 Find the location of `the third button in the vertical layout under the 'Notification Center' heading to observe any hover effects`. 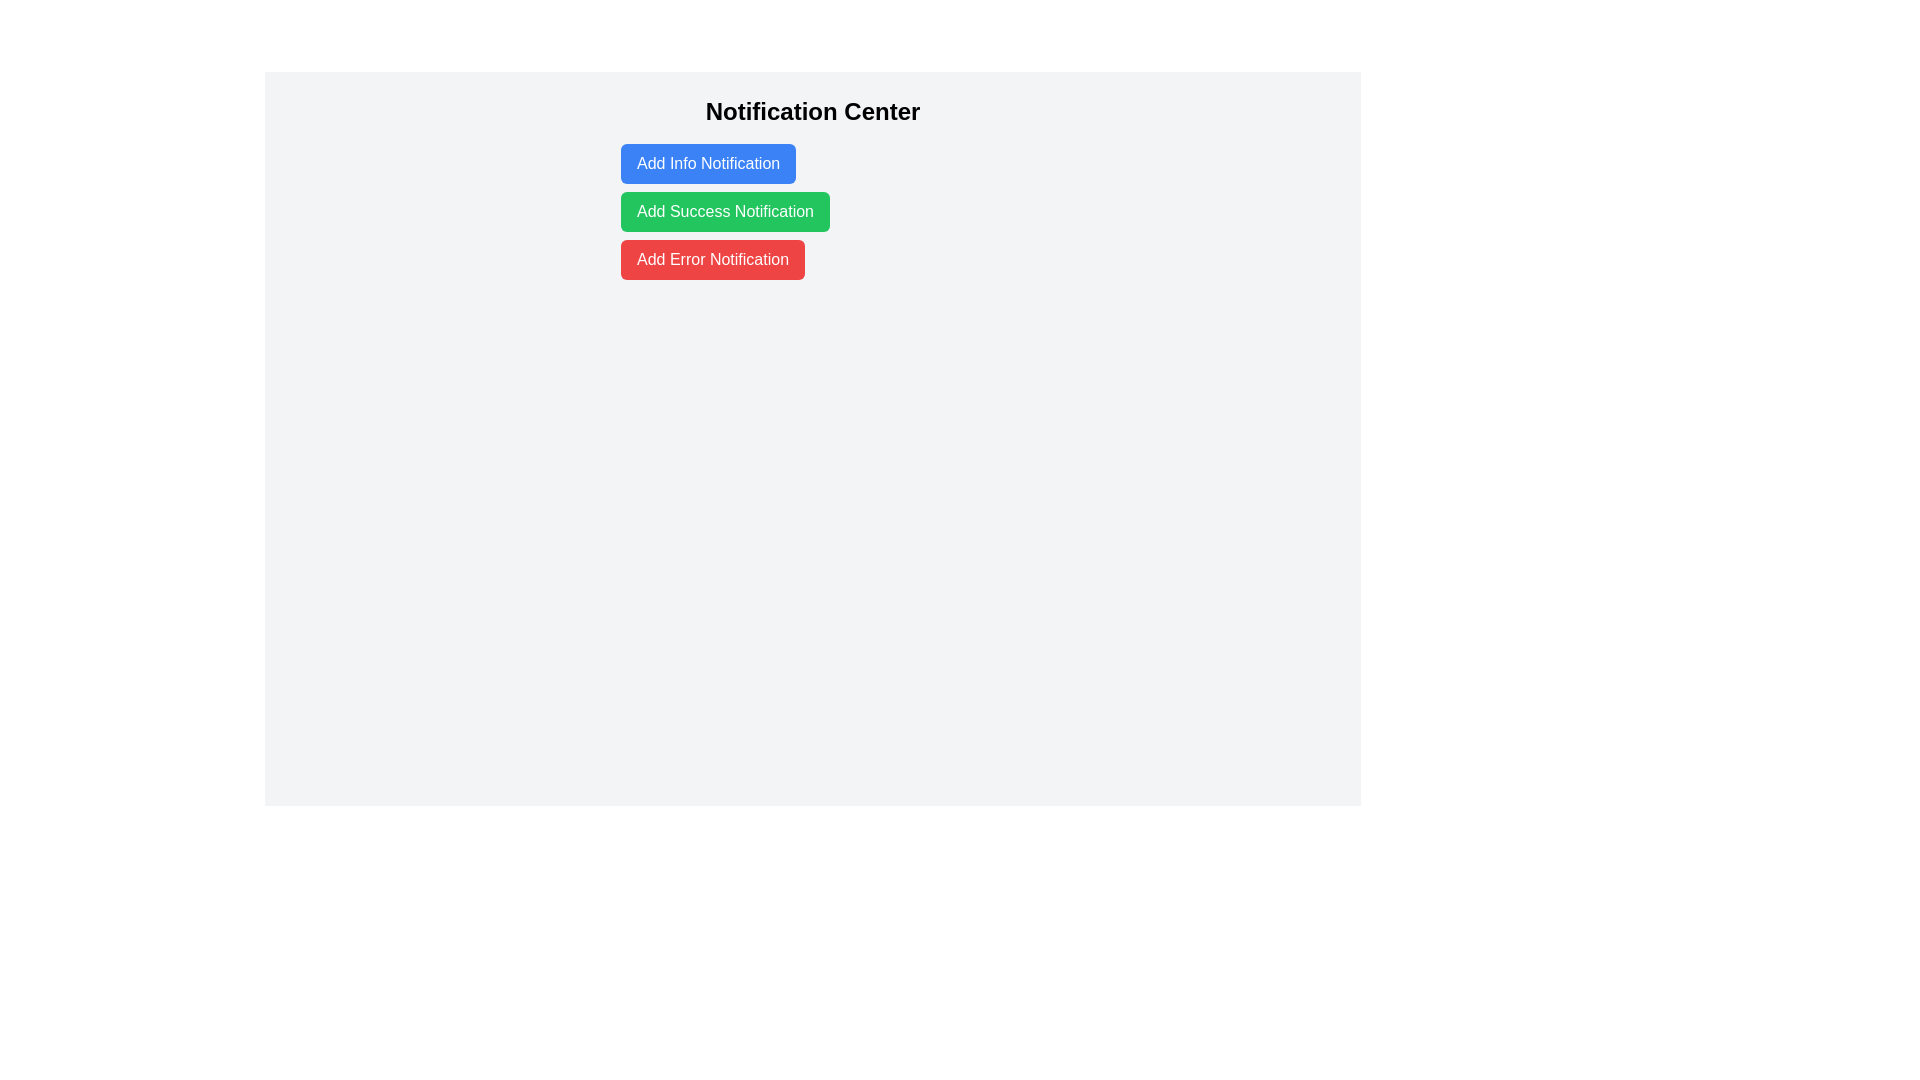

the third button in the vertical layout under the 'Notification Center' heading to observe any hover effects is located at coordinates (713, 258).